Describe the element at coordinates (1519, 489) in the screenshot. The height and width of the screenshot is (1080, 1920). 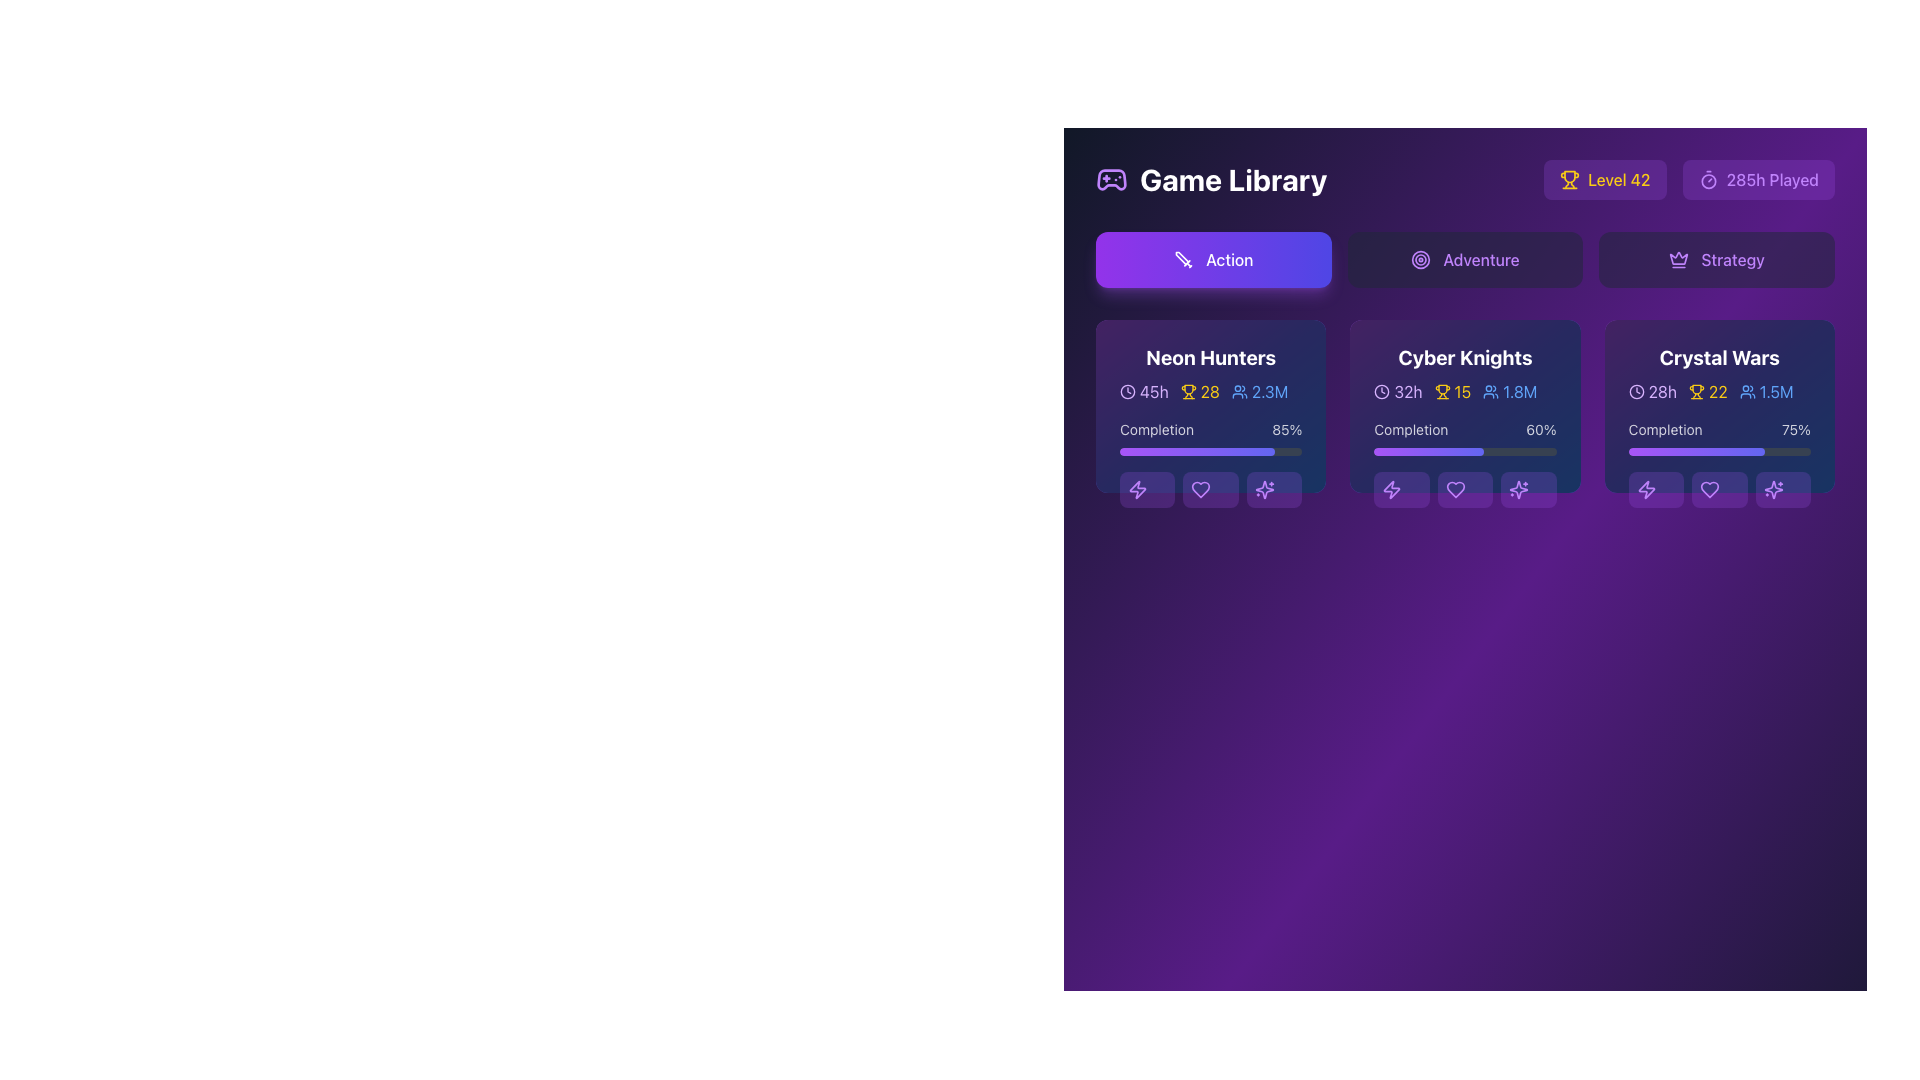
I see `the purple sparkles icon button located in the middle of the action button group beneath the 'Cyber Knights' game card` at that location.